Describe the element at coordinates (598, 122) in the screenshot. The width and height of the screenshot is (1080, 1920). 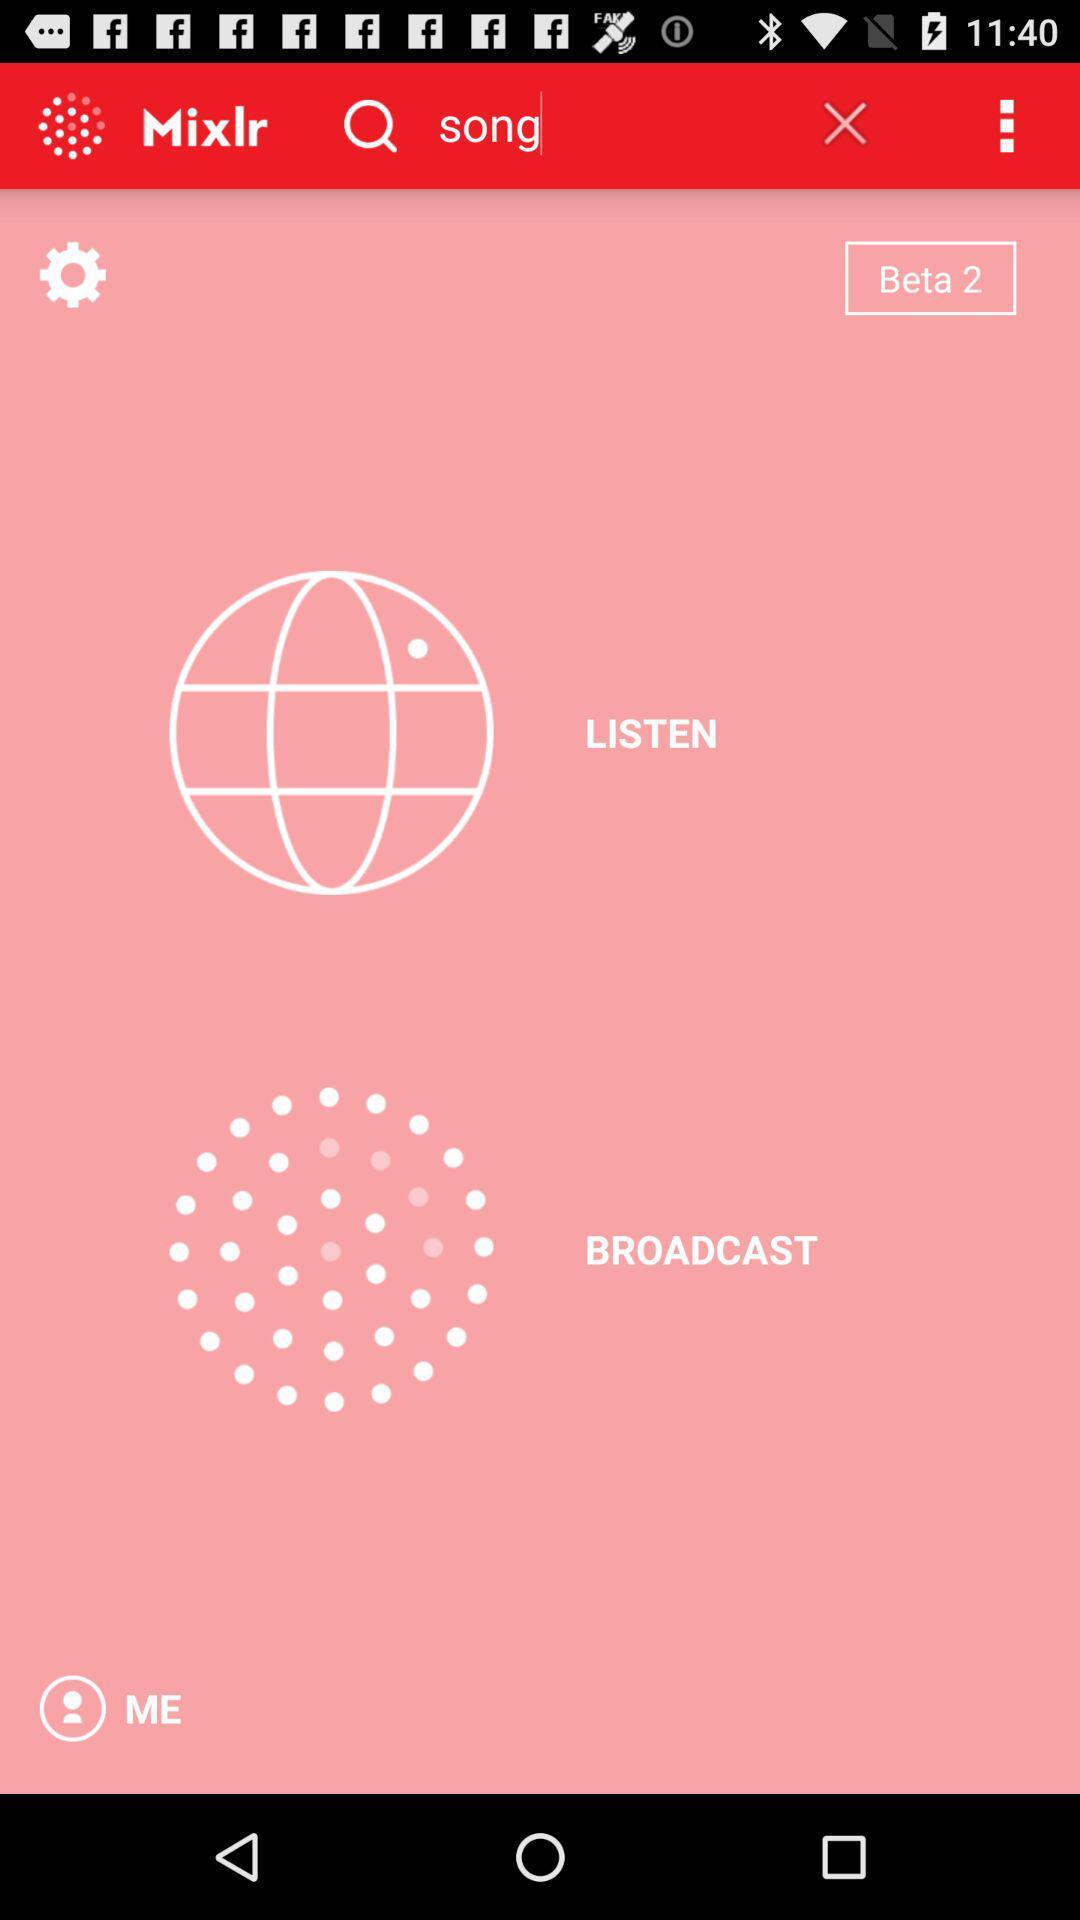
I see `song icon` at that location.